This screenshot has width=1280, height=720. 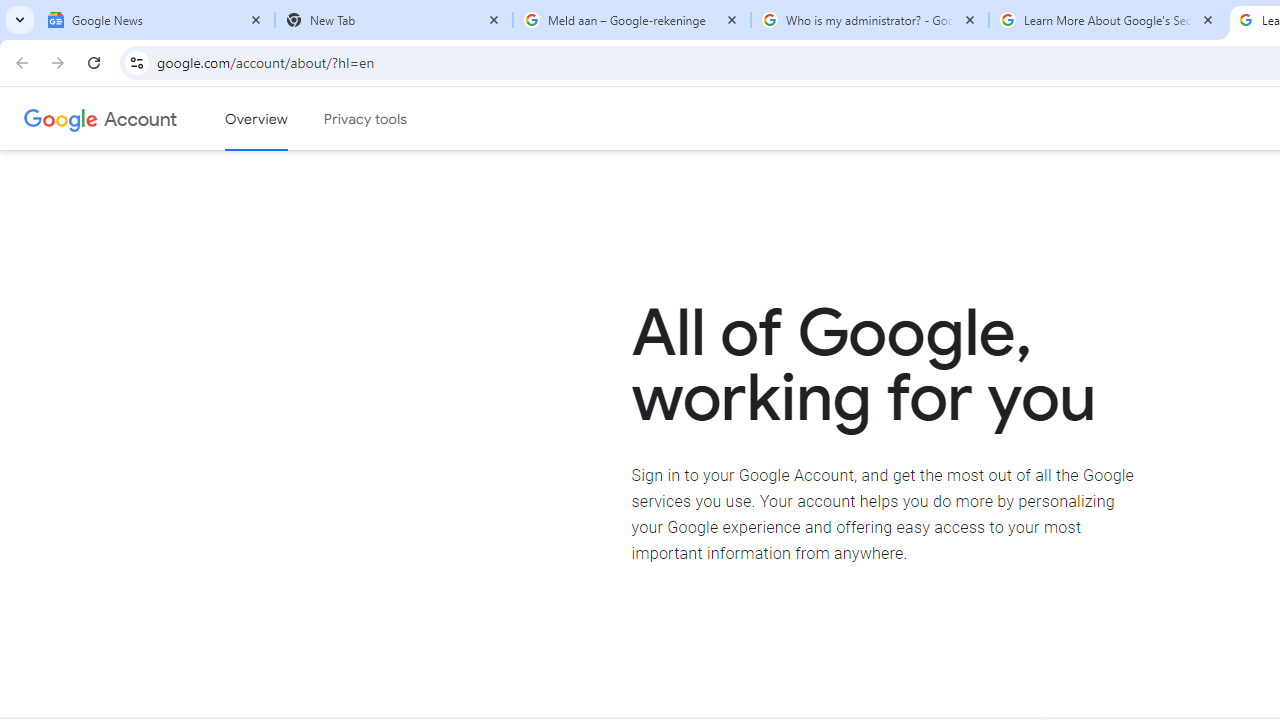 I want to click on 'Who is my administrator? - Google Account Help', so click(x=870, y=20).